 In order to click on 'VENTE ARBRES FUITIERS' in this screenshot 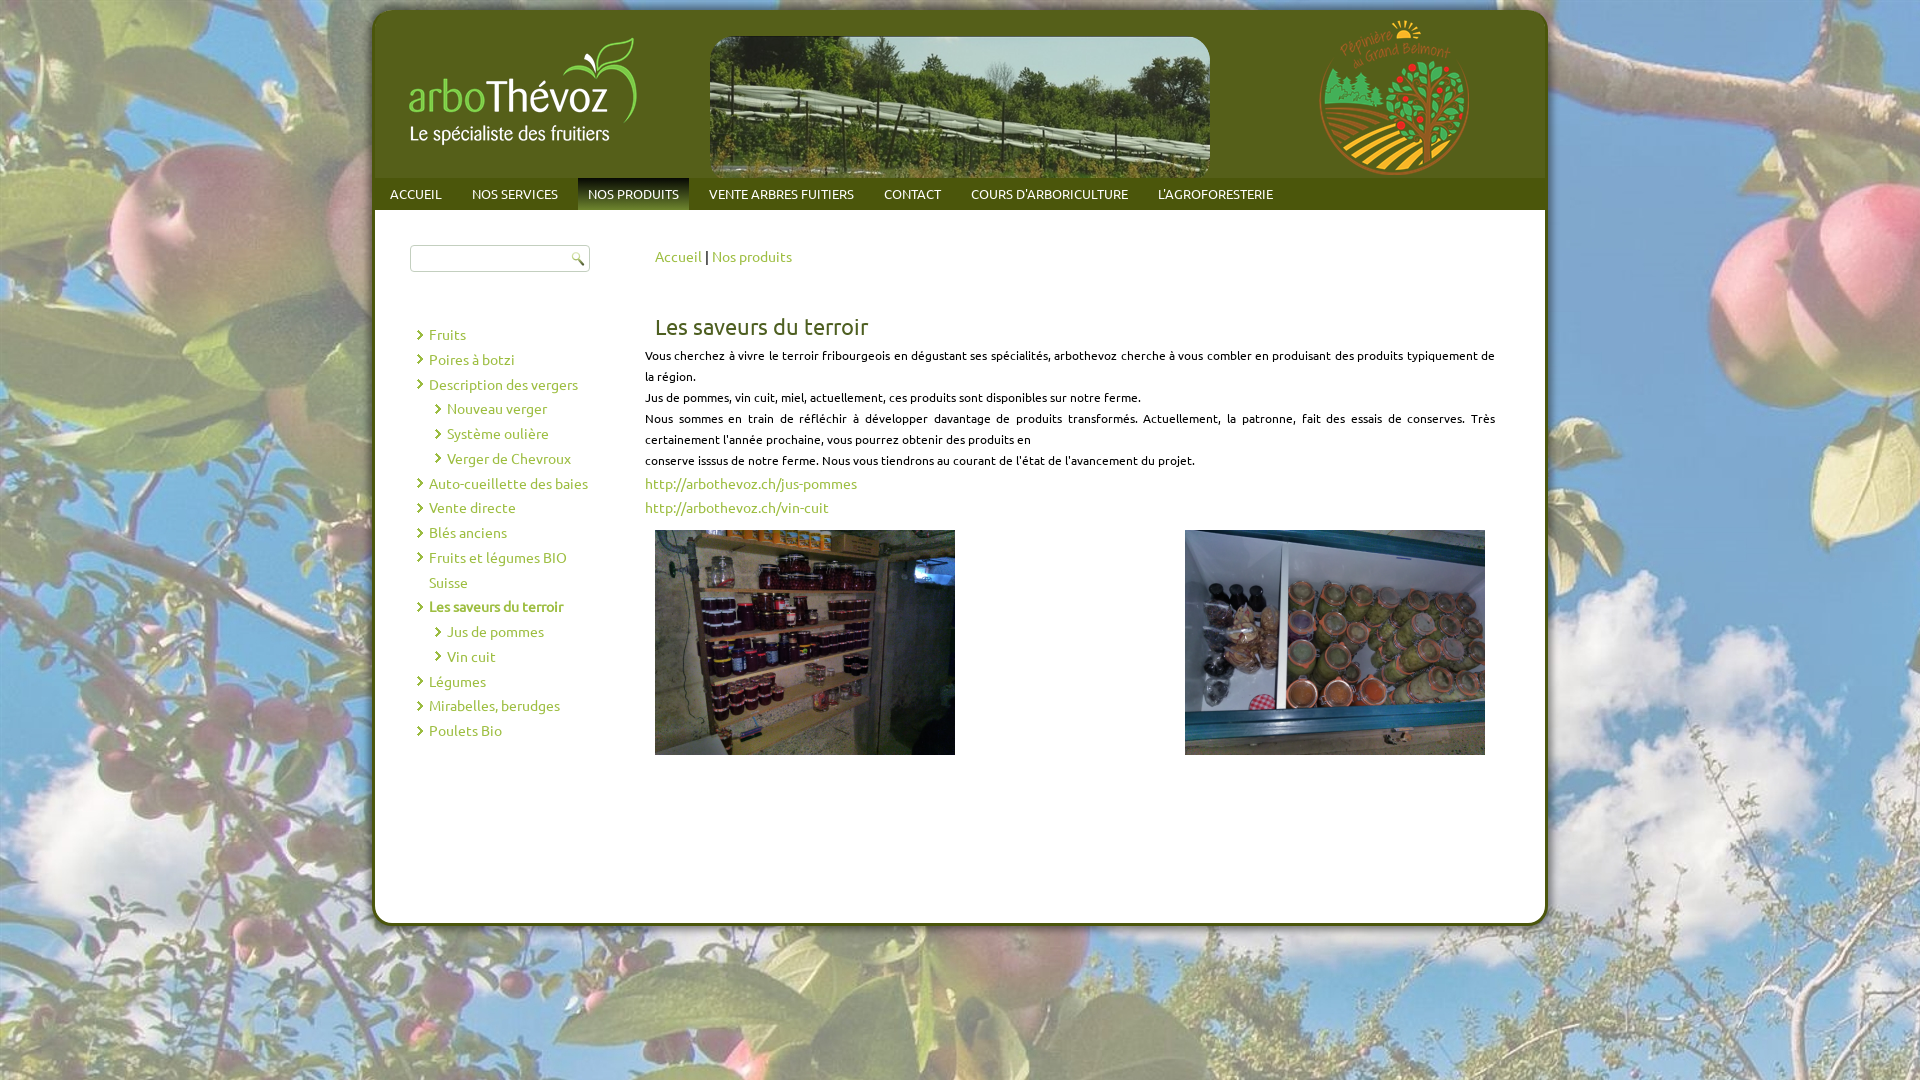, I will do `click(780, 193)`.